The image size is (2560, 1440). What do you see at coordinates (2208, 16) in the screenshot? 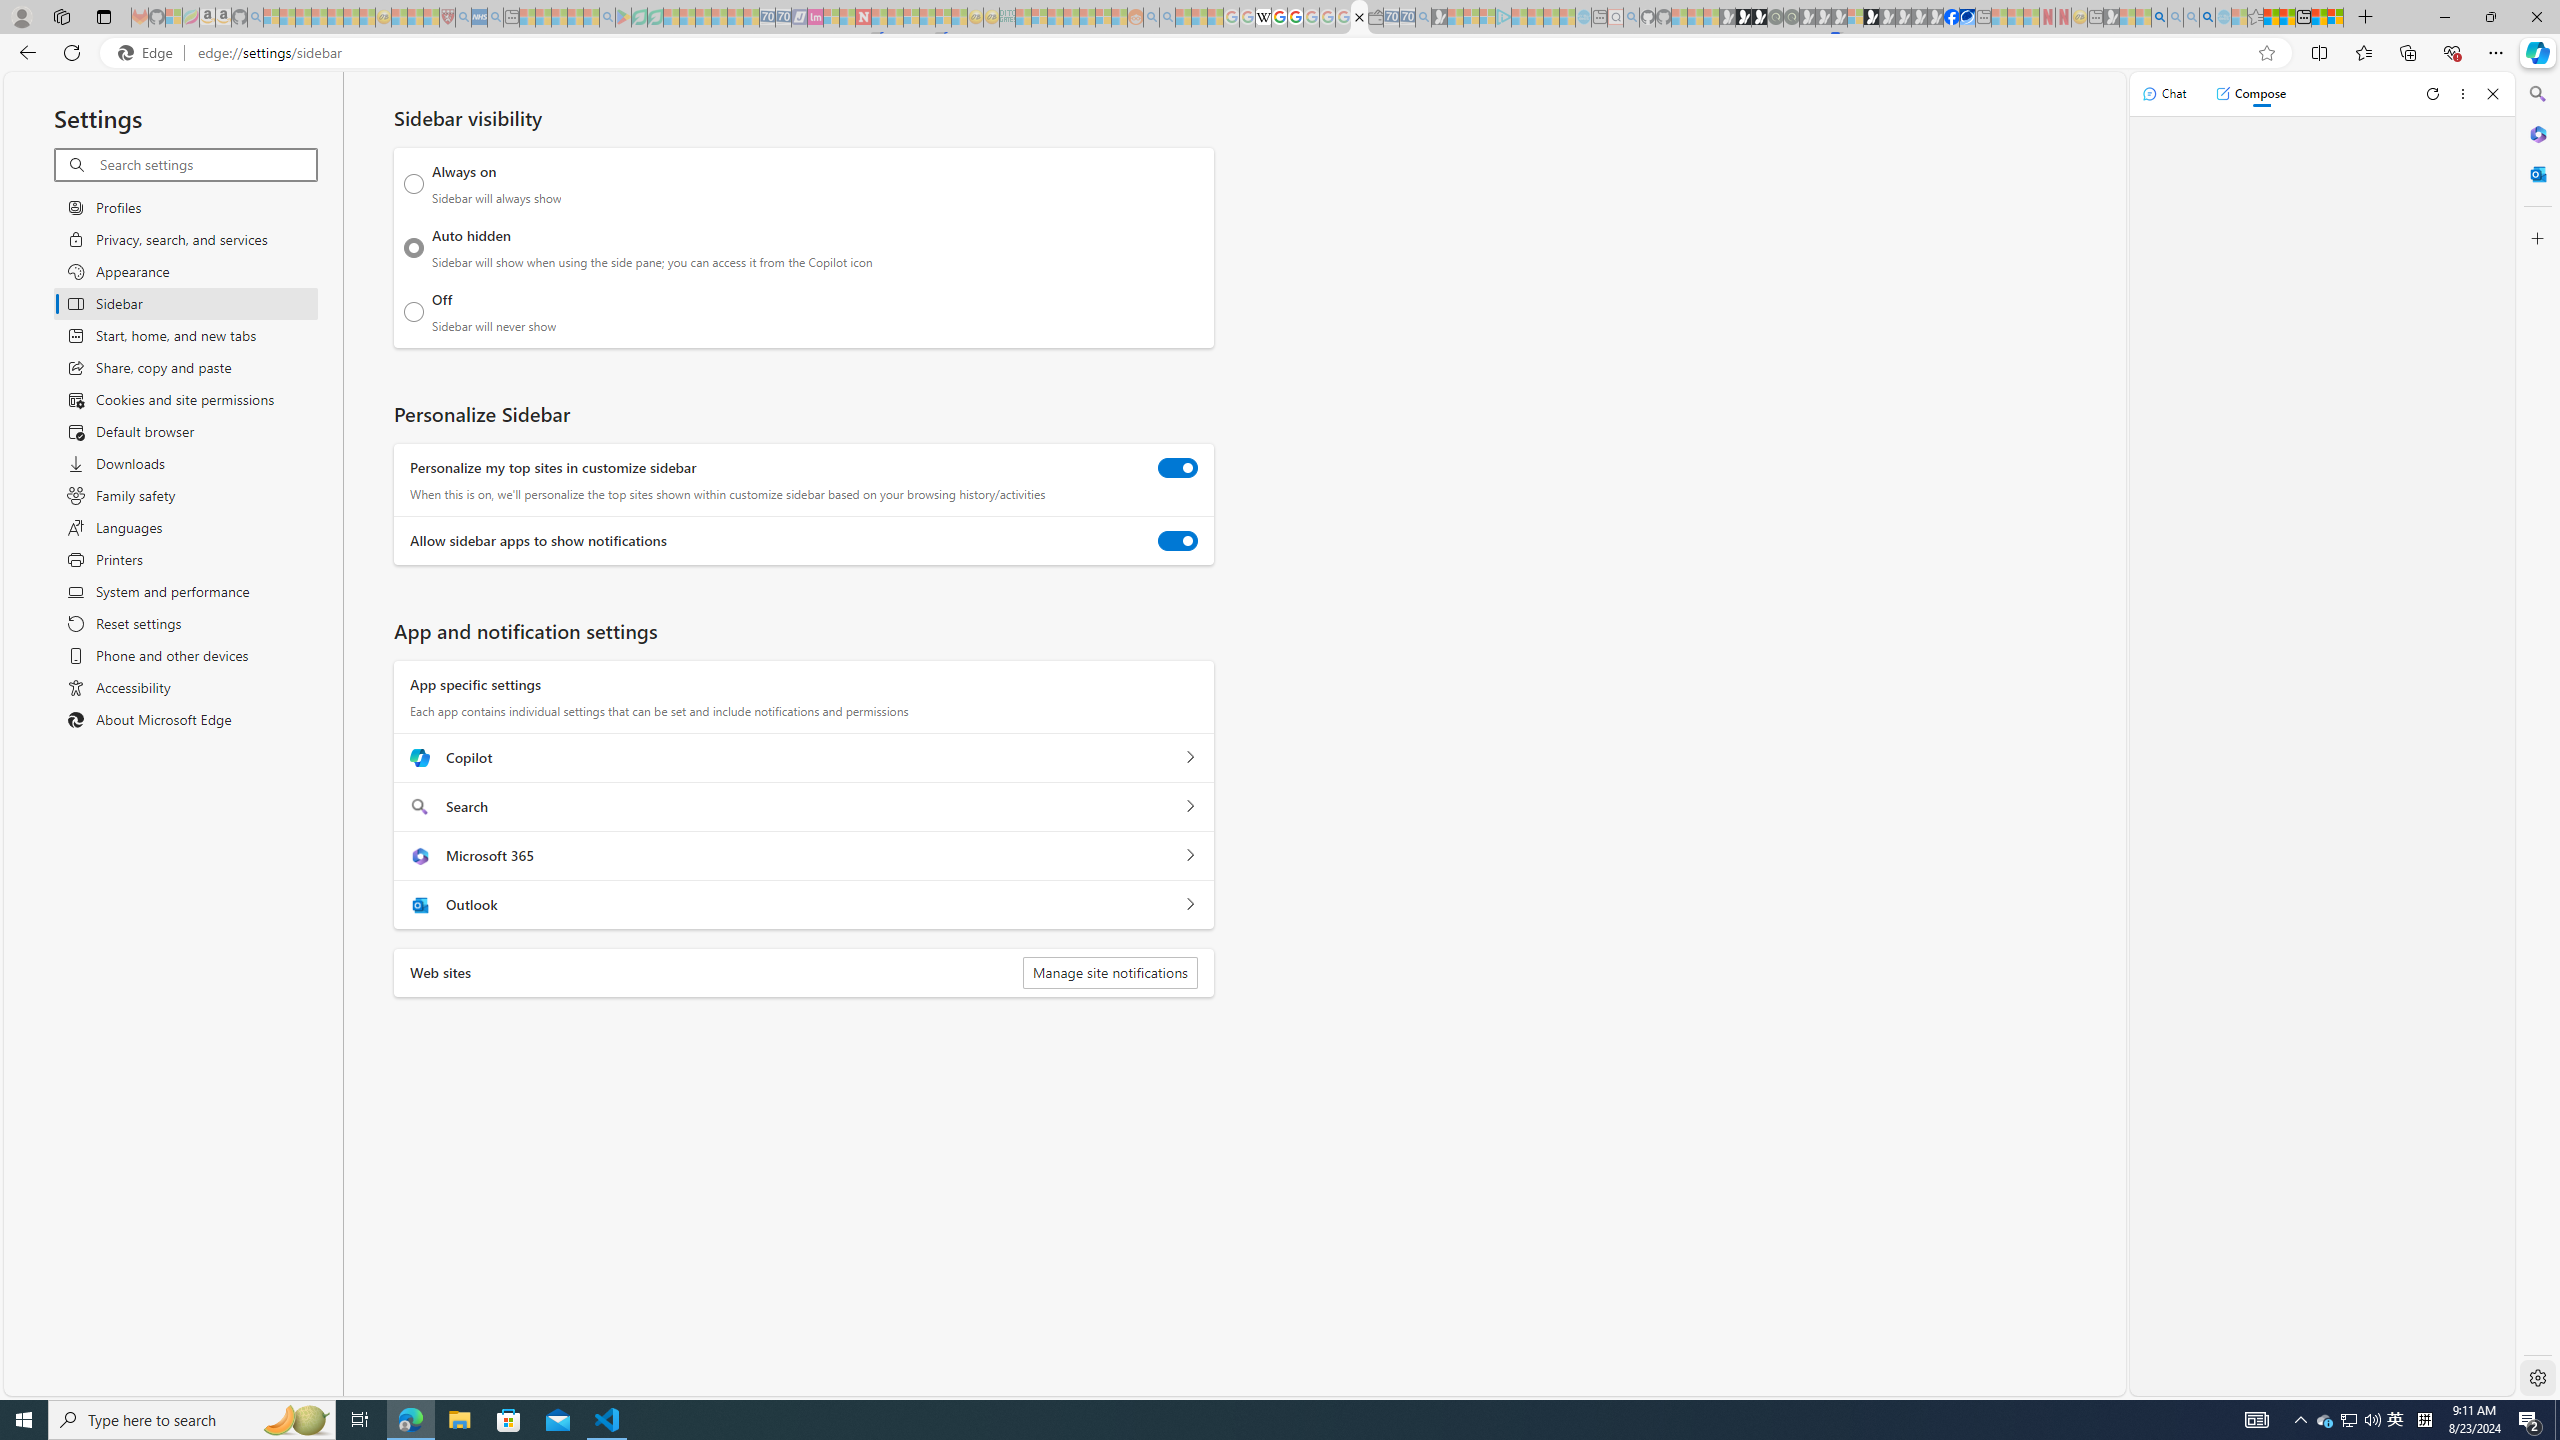
I see `'Google Chrome Internet Browser Download - Search Images'` at bounding box center [2208, 16].